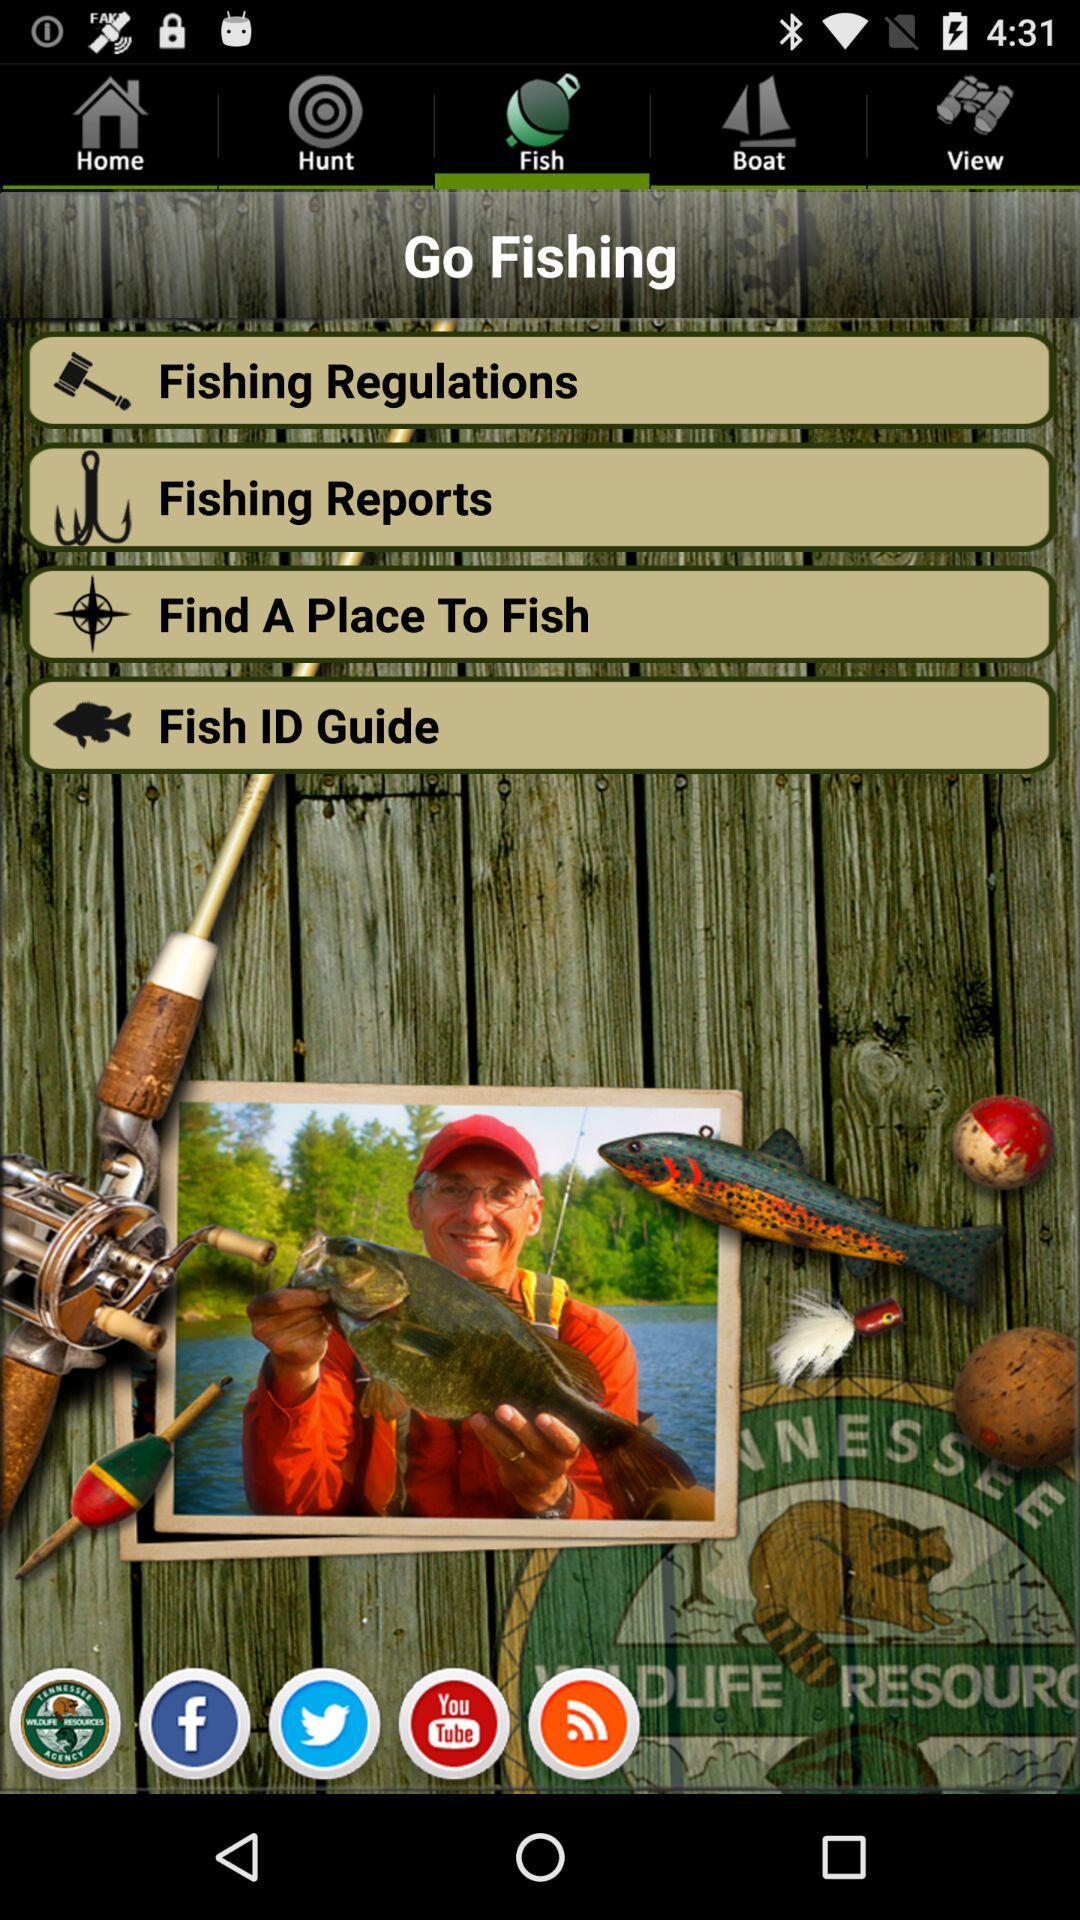  What do you see at coordinates (583, 1728) in the screenshot?
I see `volume raise` at bounding box center [583, 1728].